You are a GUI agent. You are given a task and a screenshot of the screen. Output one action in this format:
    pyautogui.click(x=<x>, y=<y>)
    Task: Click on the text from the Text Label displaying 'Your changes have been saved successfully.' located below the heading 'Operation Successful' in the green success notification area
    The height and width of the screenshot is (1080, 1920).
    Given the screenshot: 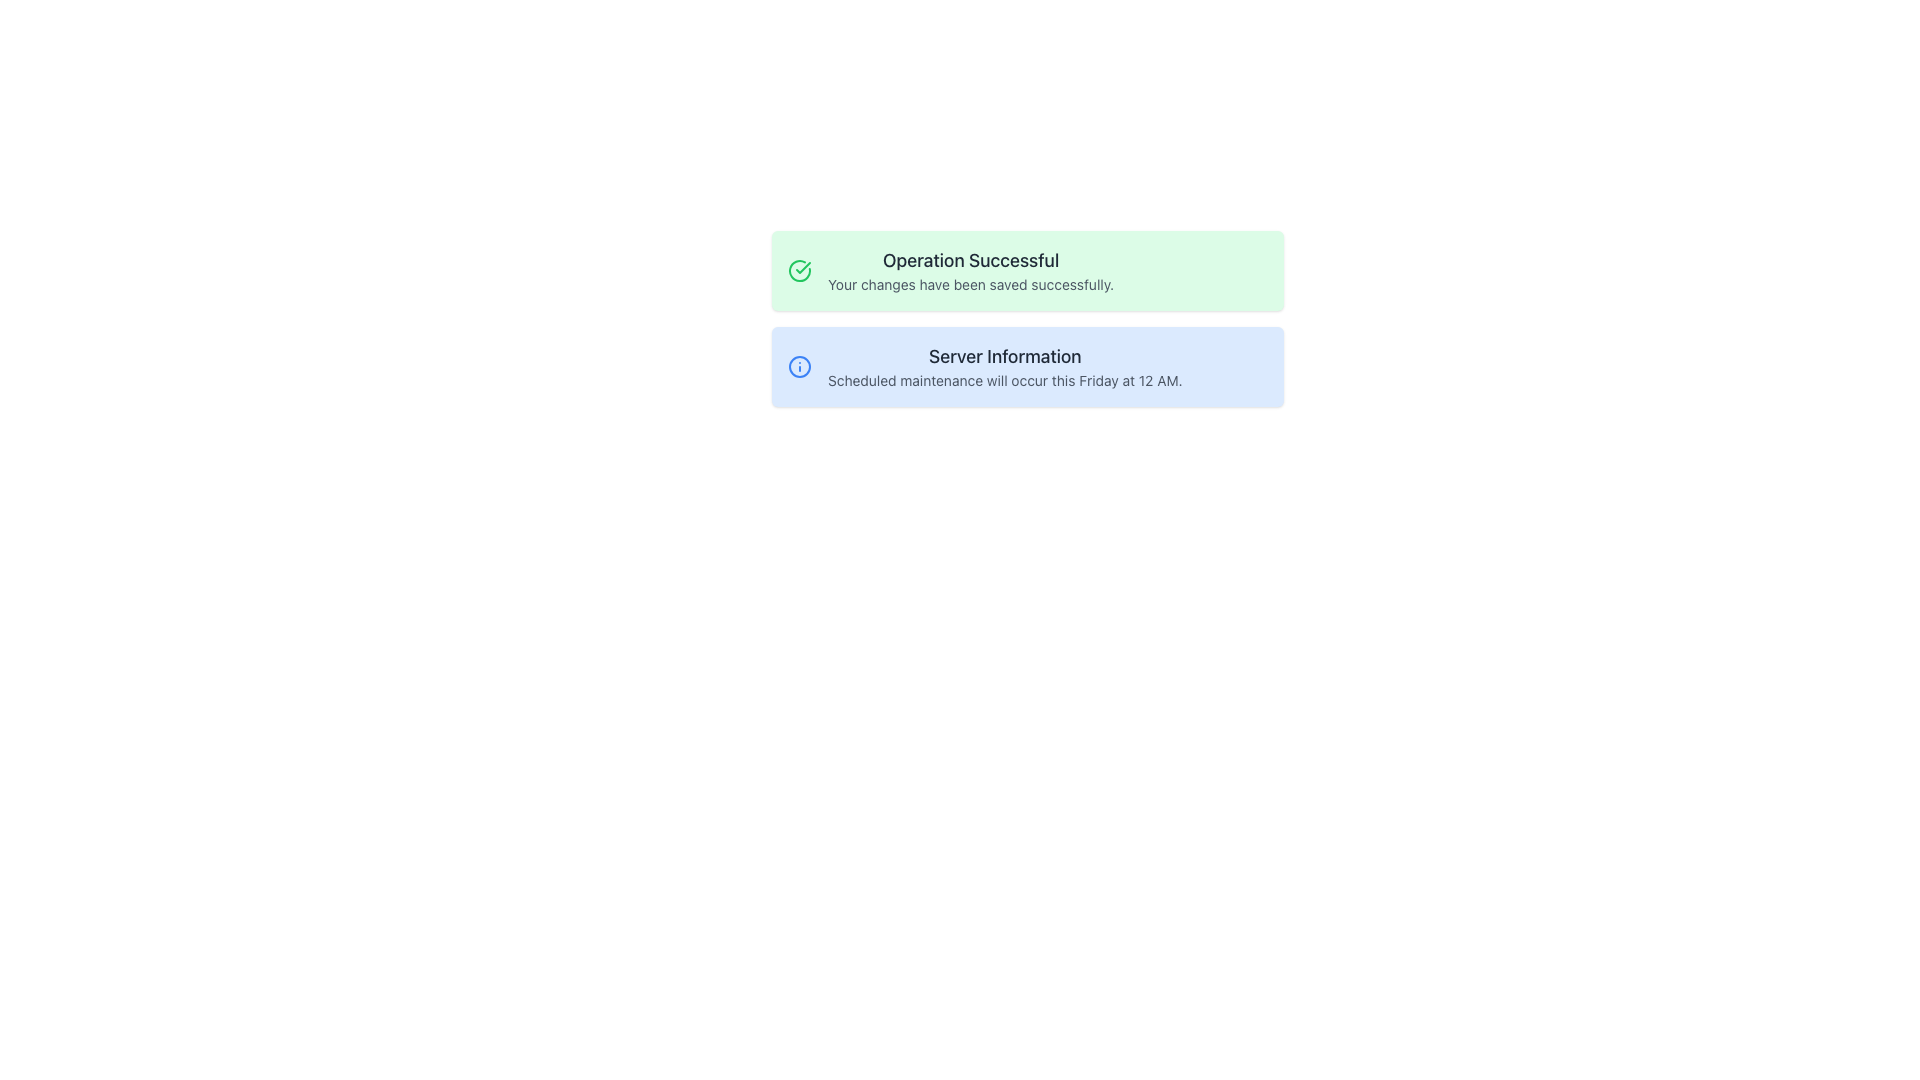 What is the action you would take?
    pyautogui.click(x=971, y=285)
    